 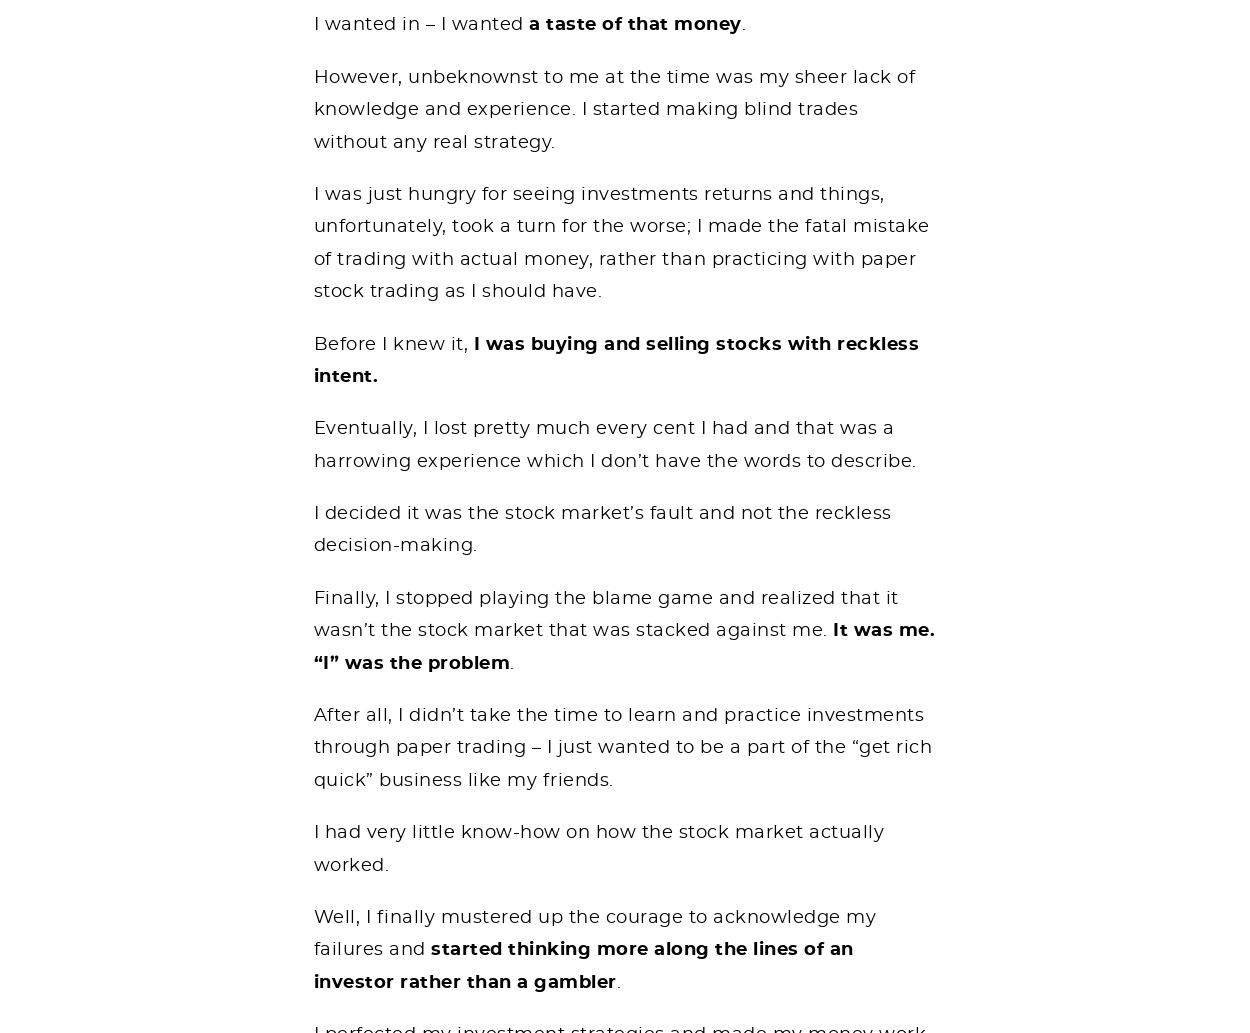 What do you see at coordinates (615, 360) in the screenshot?
I see `'I was buying and selling stocks with reckless intent.'` at bounding box center [615, 360].